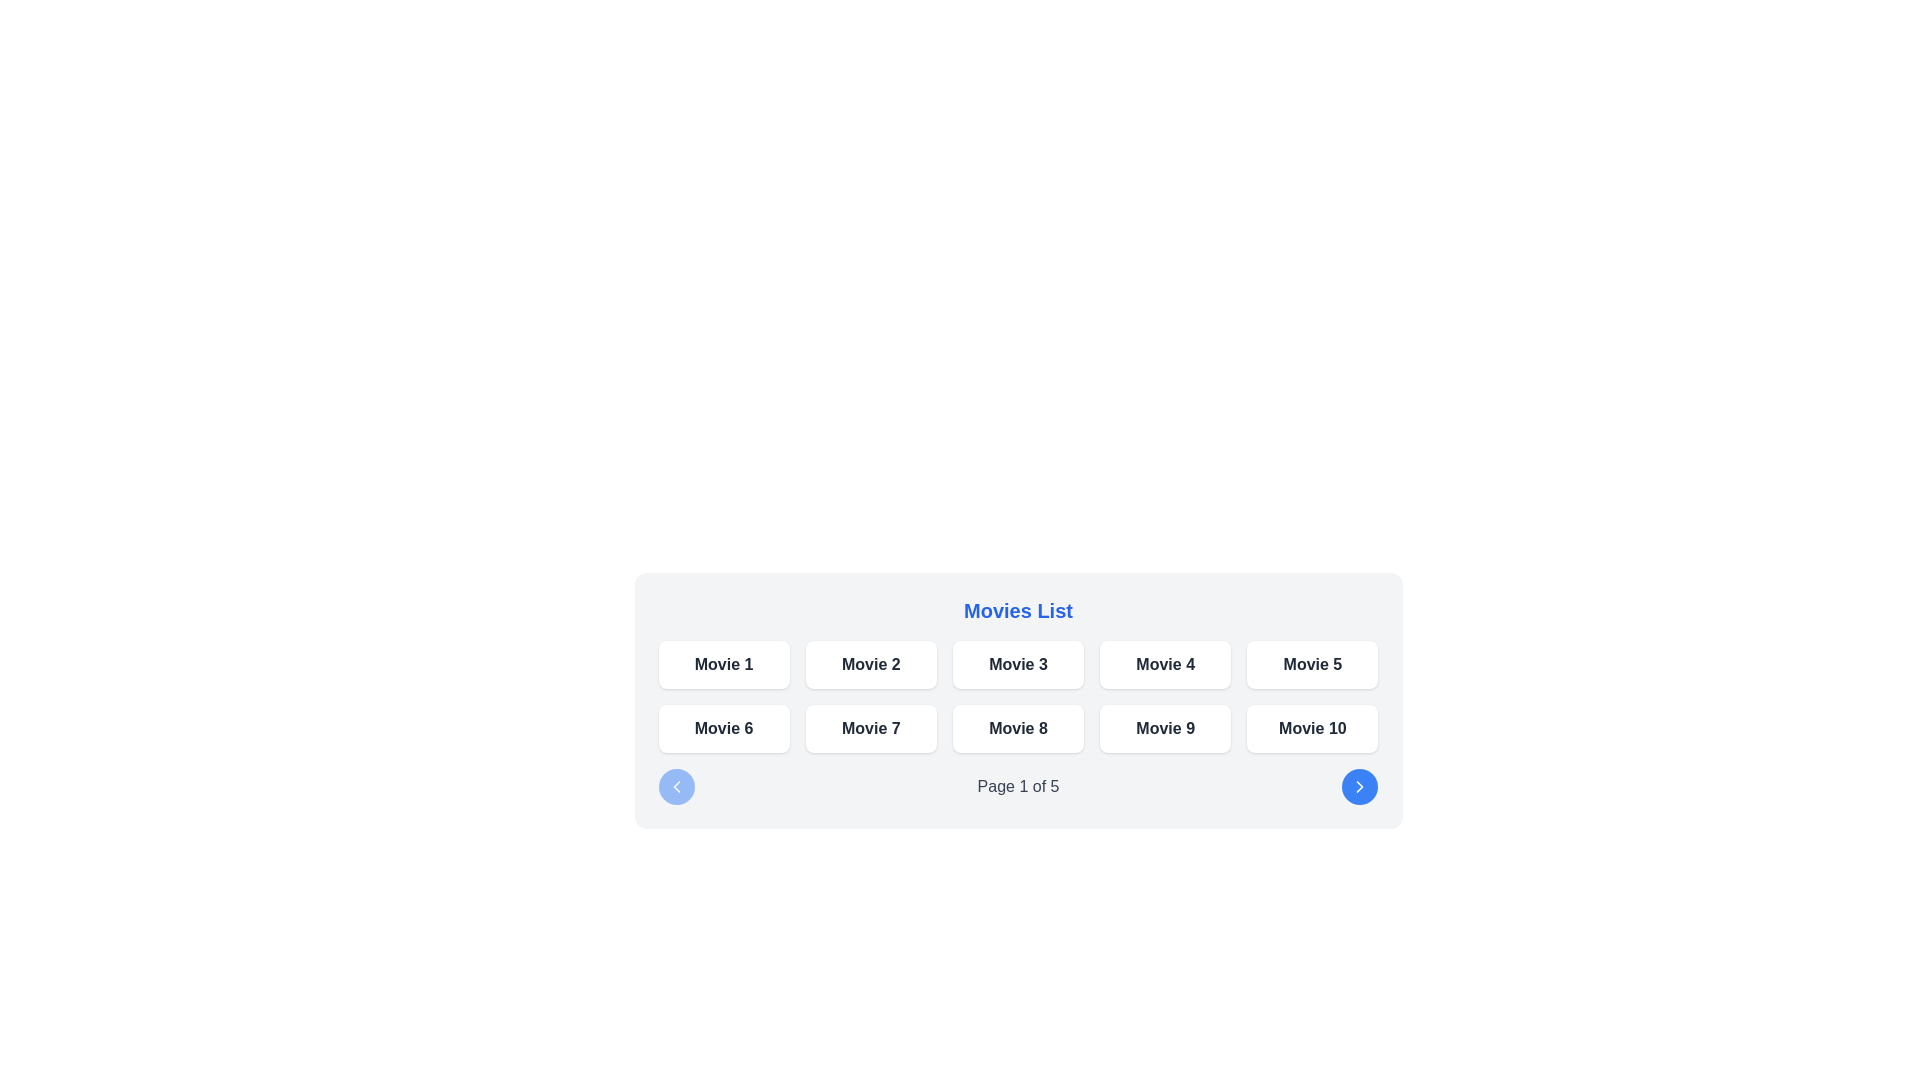  What do you see at coordinates (723, 729) in the screenshot?
I see `the 'Movie 6' button` at bounding box center [723, 729].